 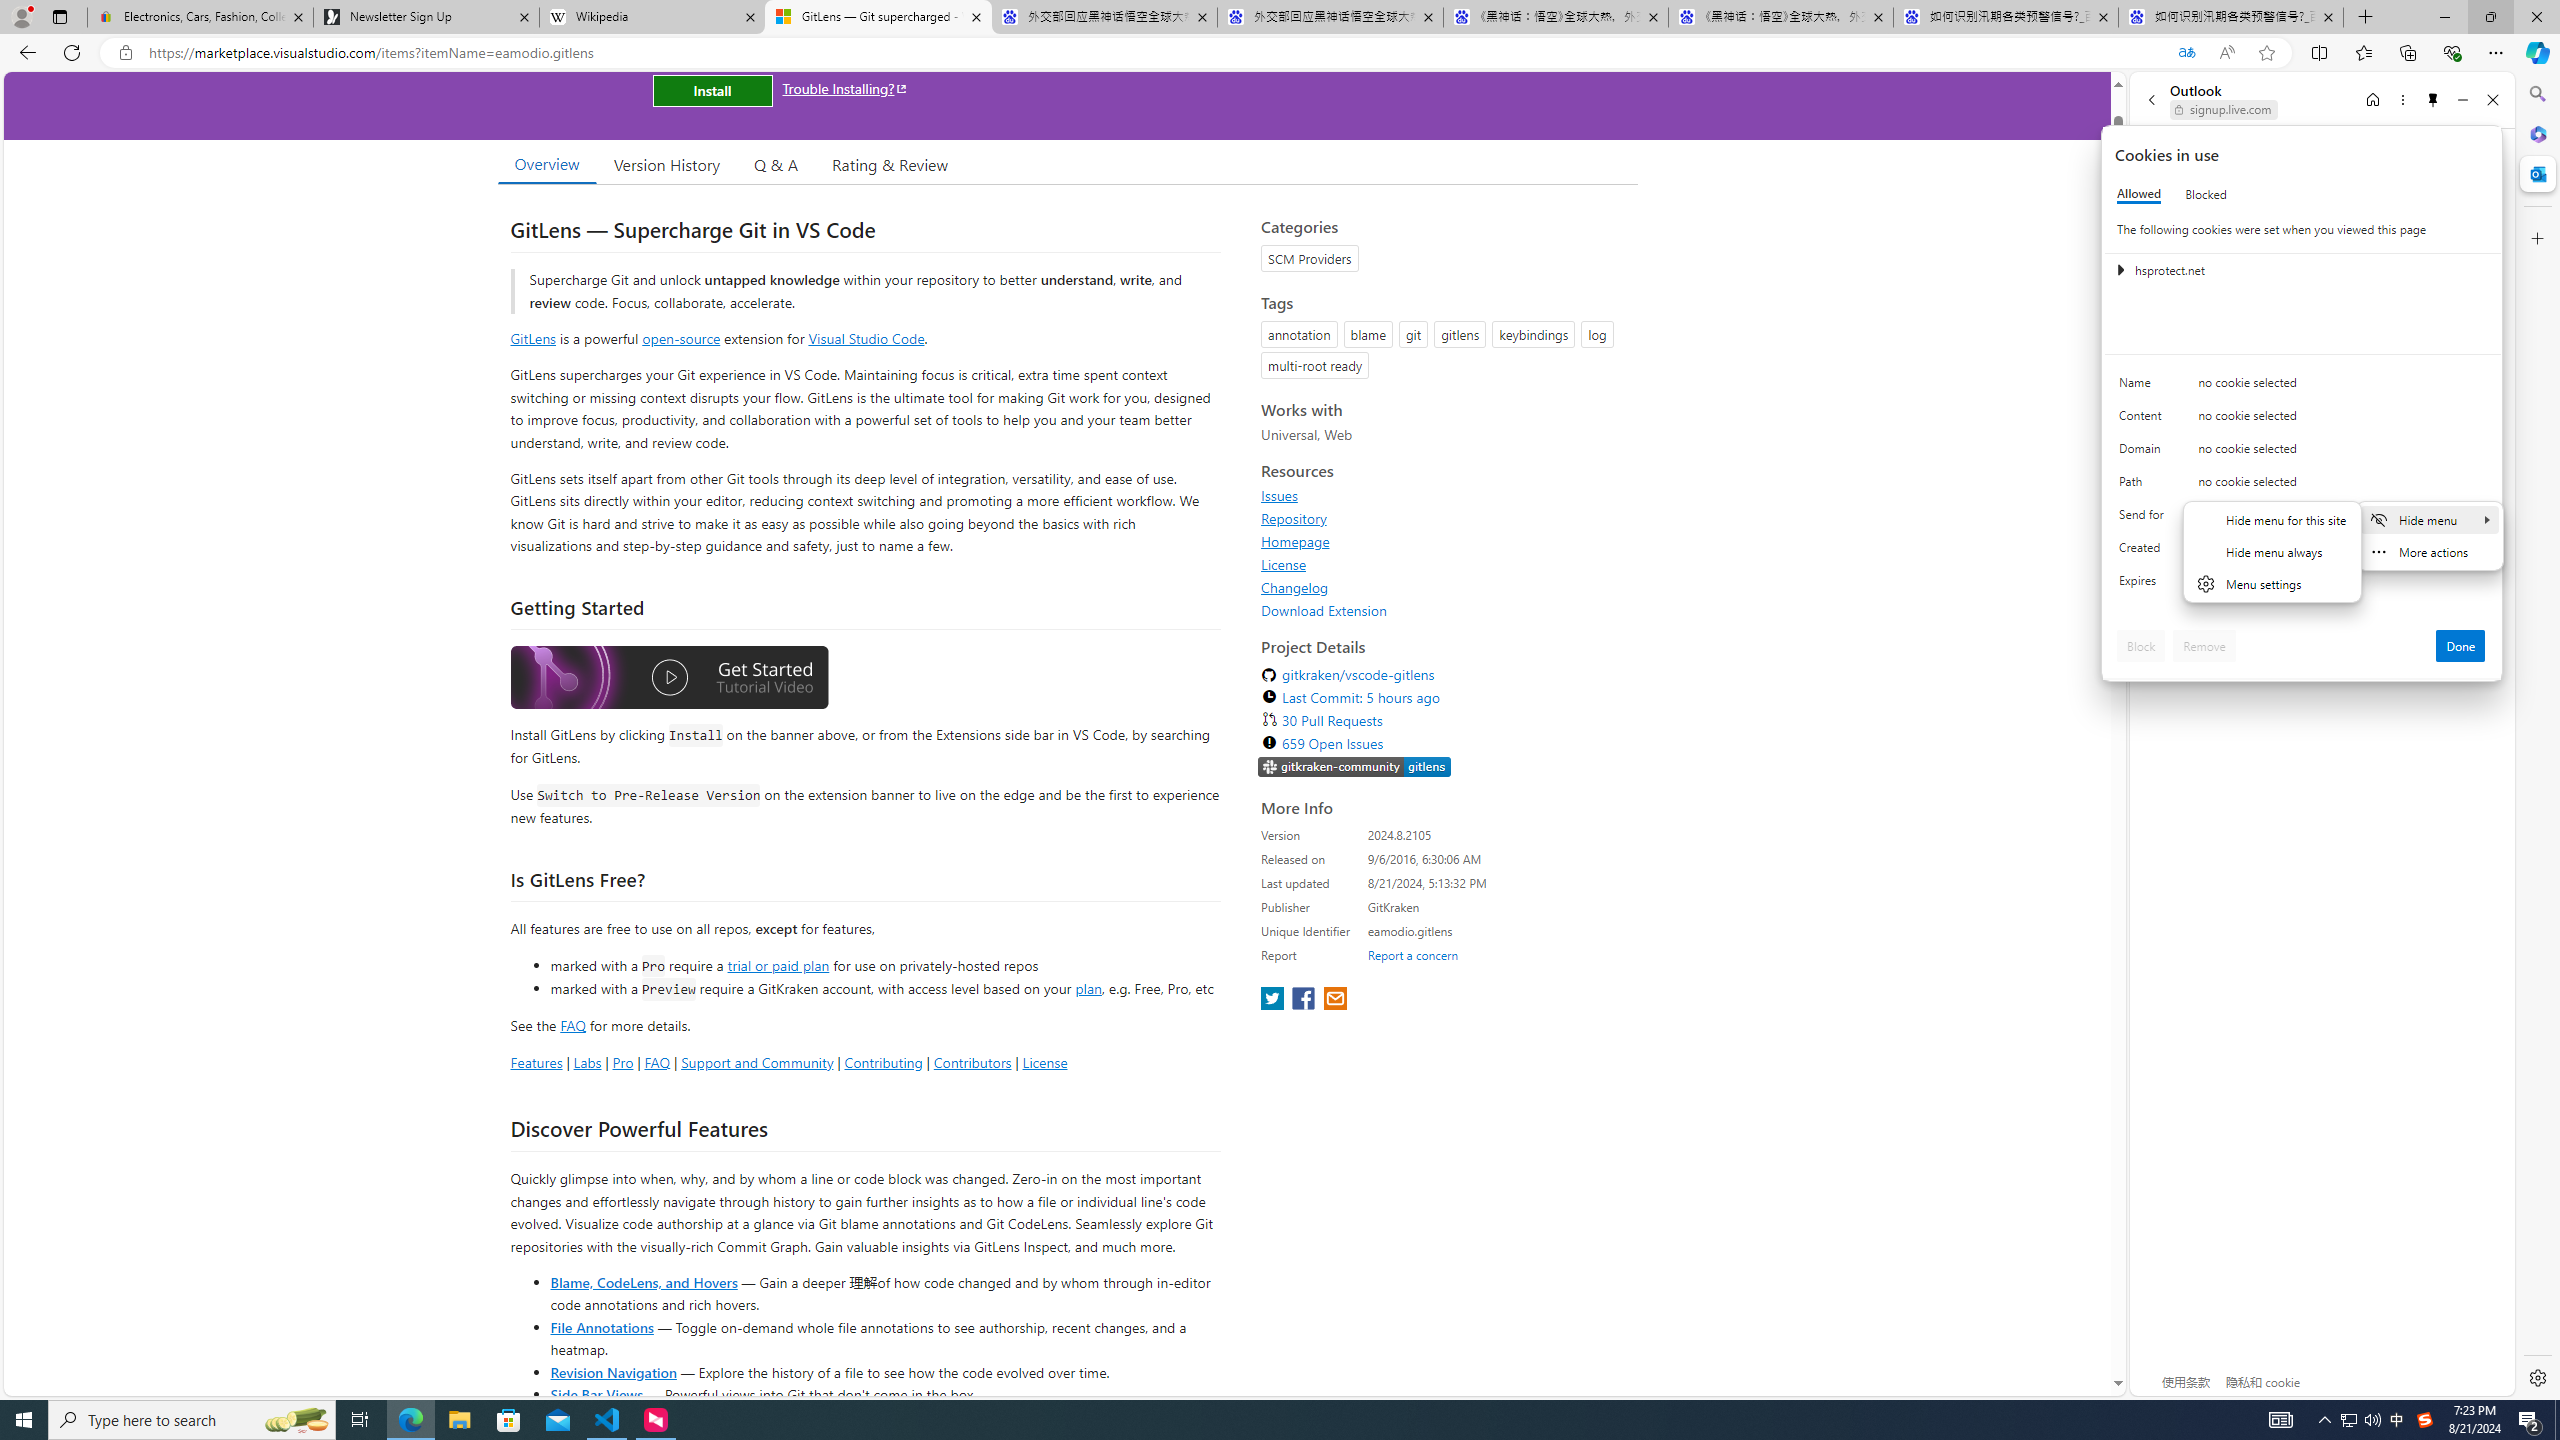 I want to click on 'Send for', so click(x=2144, y=518).